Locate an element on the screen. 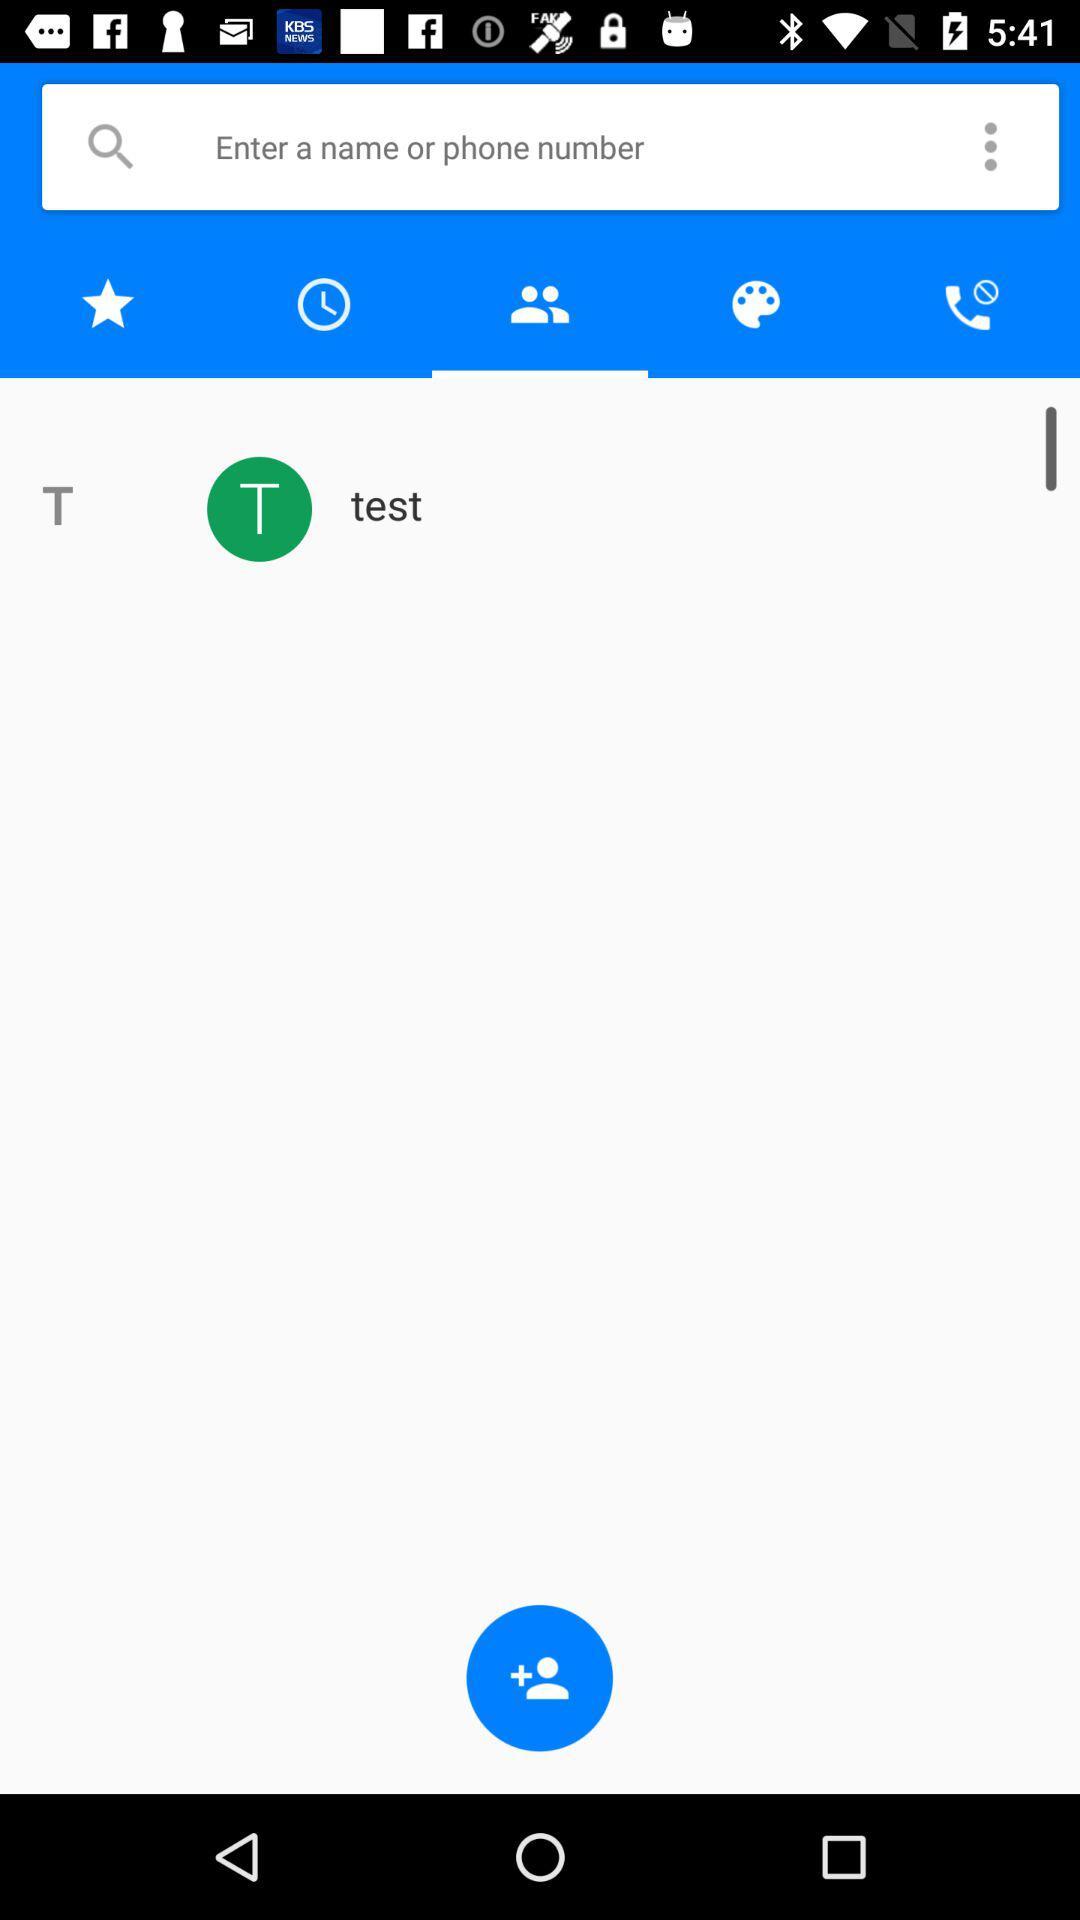  tirar la basura is located at coordinates (540, 303).